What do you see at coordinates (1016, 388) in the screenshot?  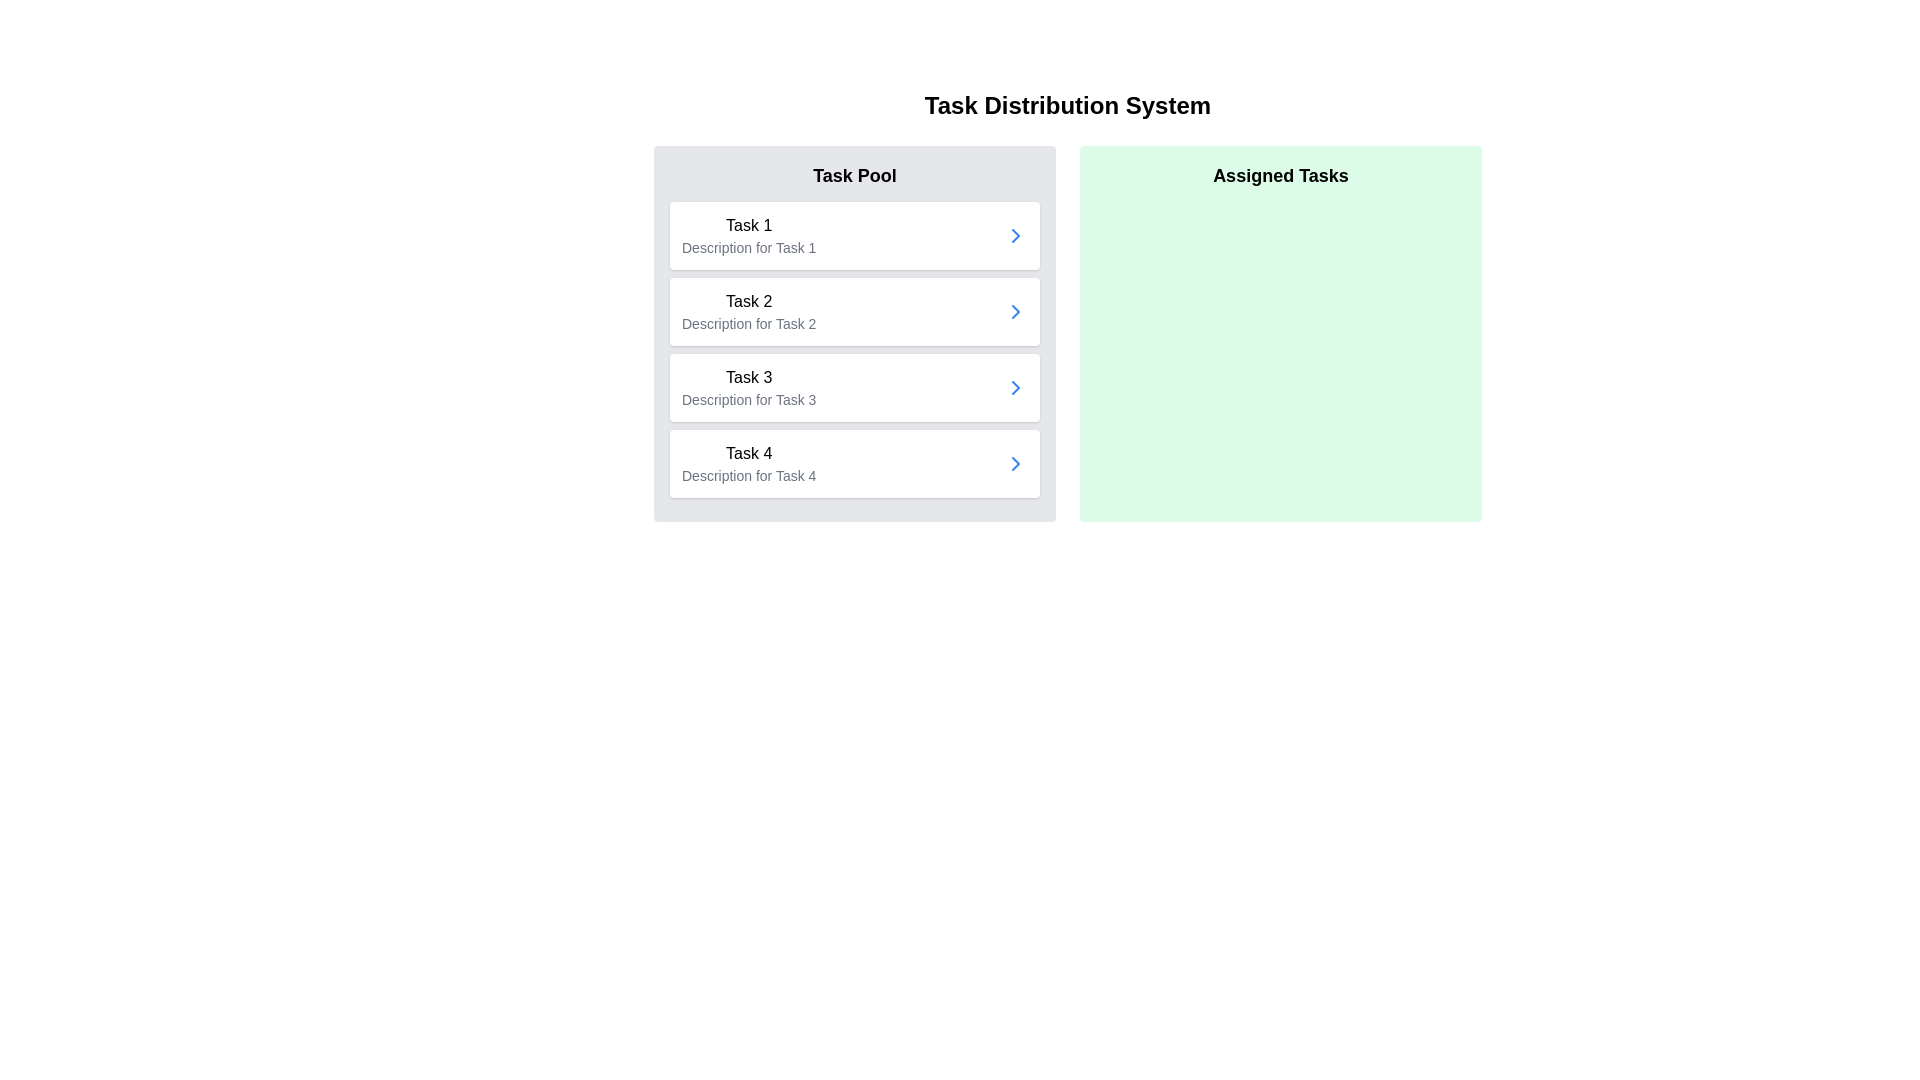 I see `the third right-pointing chevron icon located within the 'Task Pool' list under the 'Task 3' card` at bounding box center [1016, 388].